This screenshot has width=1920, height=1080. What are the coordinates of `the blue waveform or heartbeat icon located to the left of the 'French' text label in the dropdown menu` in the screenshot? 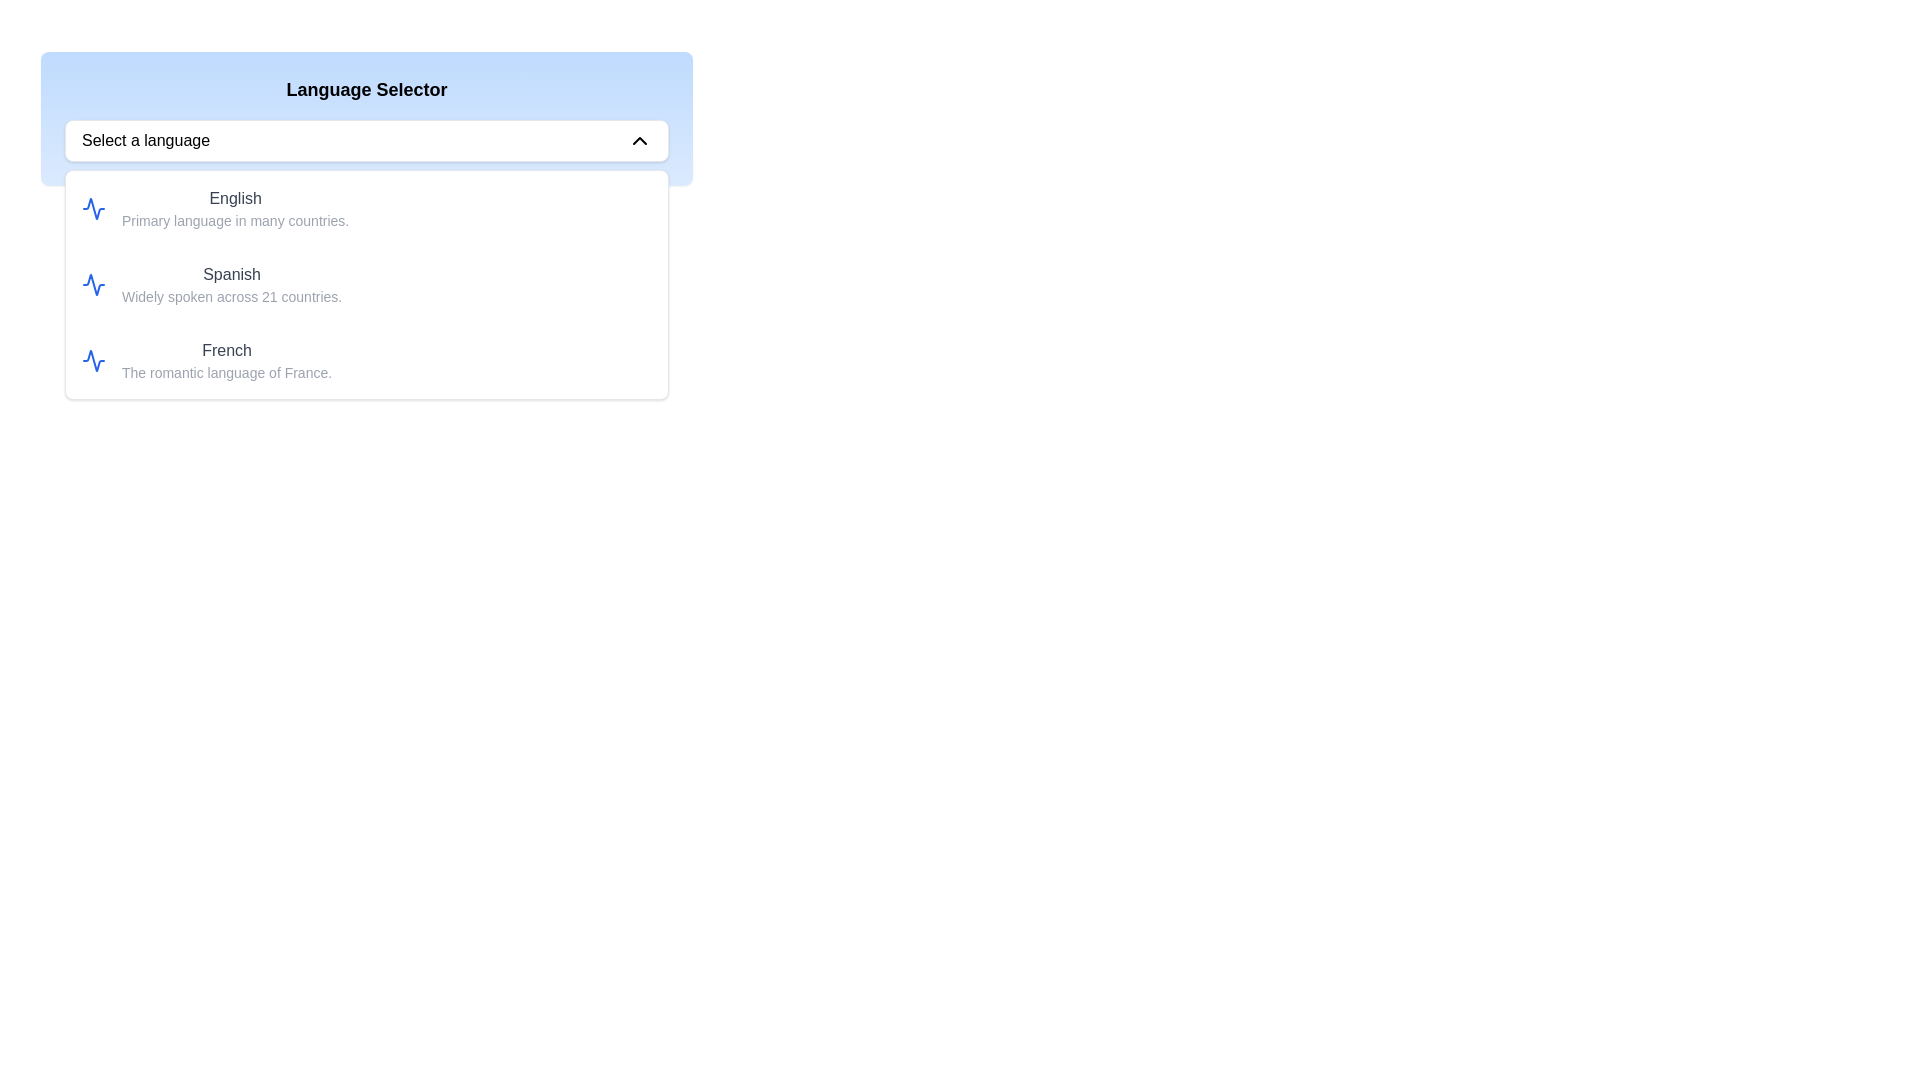 It's located at (93, 361).